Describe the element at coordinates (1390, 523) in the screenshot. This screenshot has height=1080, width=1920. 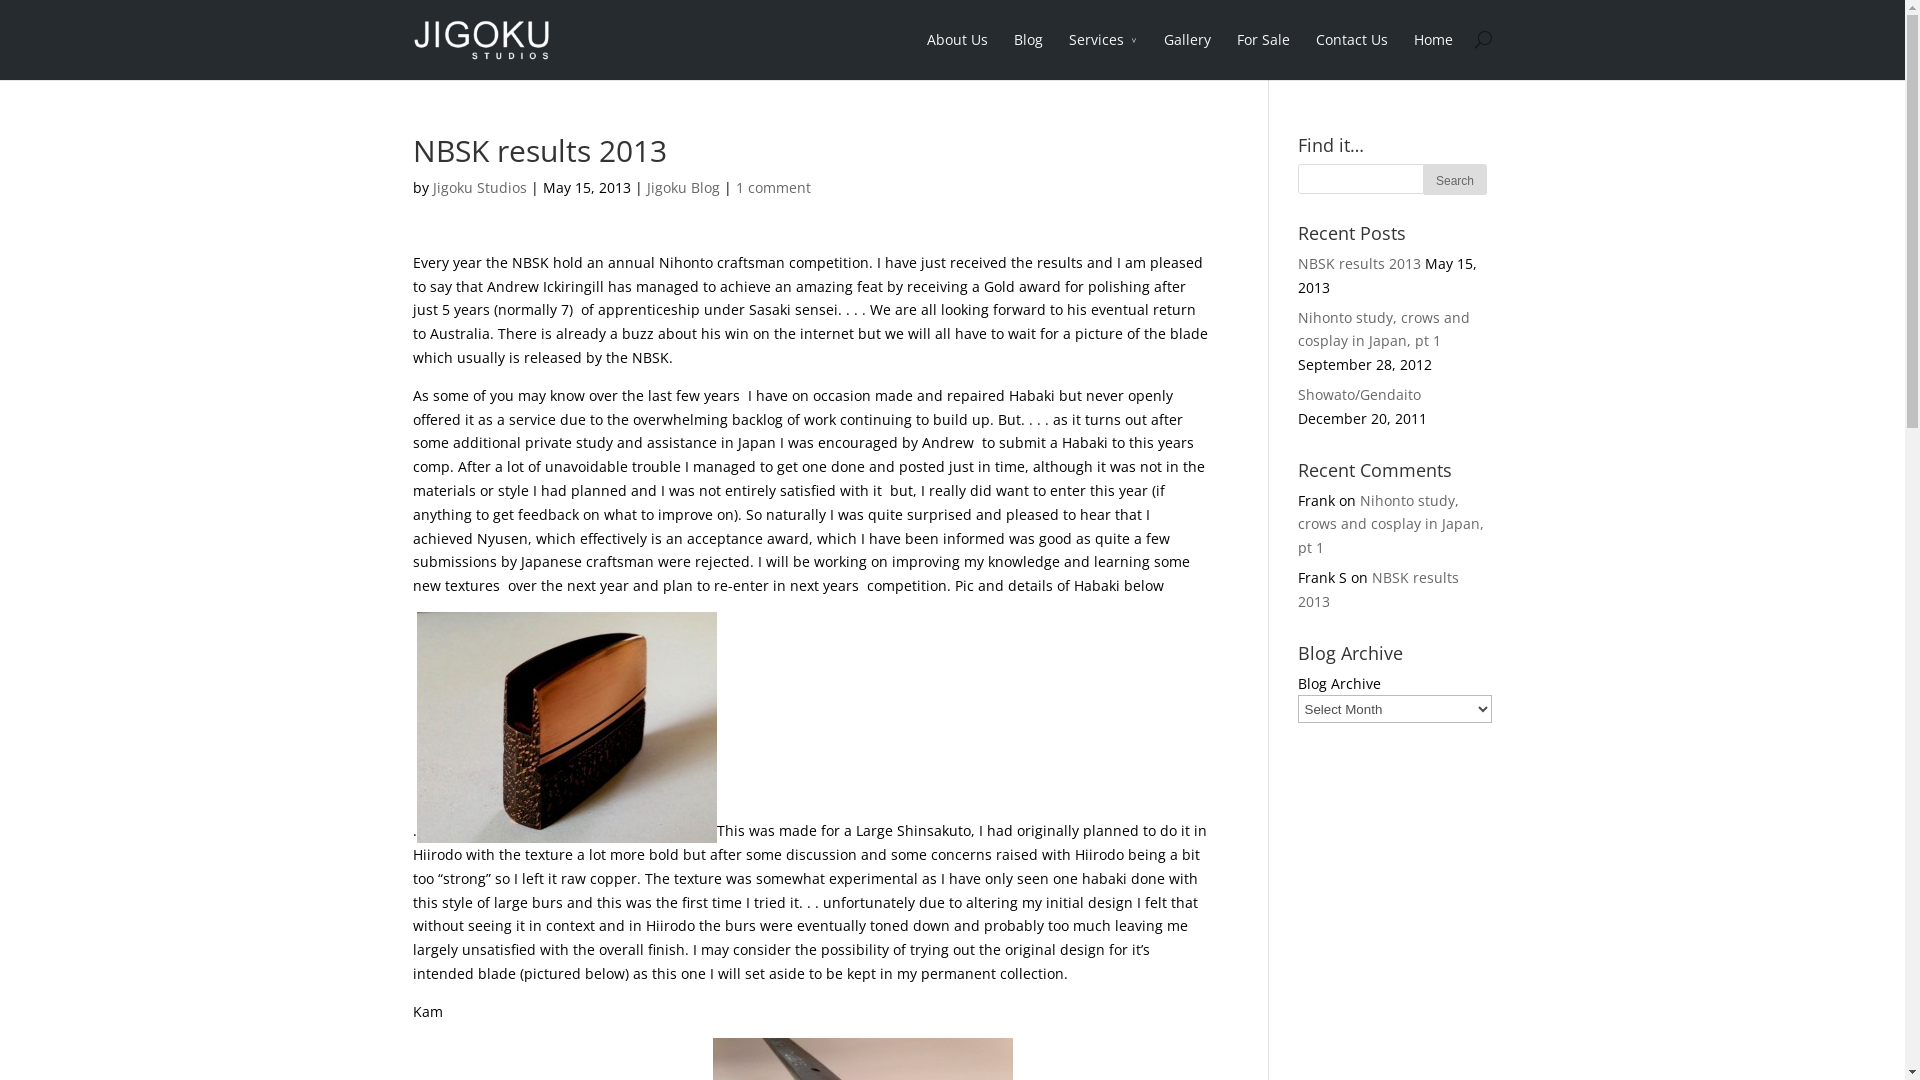
I see `'Nihonto study, crows and cosplay in Japan, pt 1'` at that location.